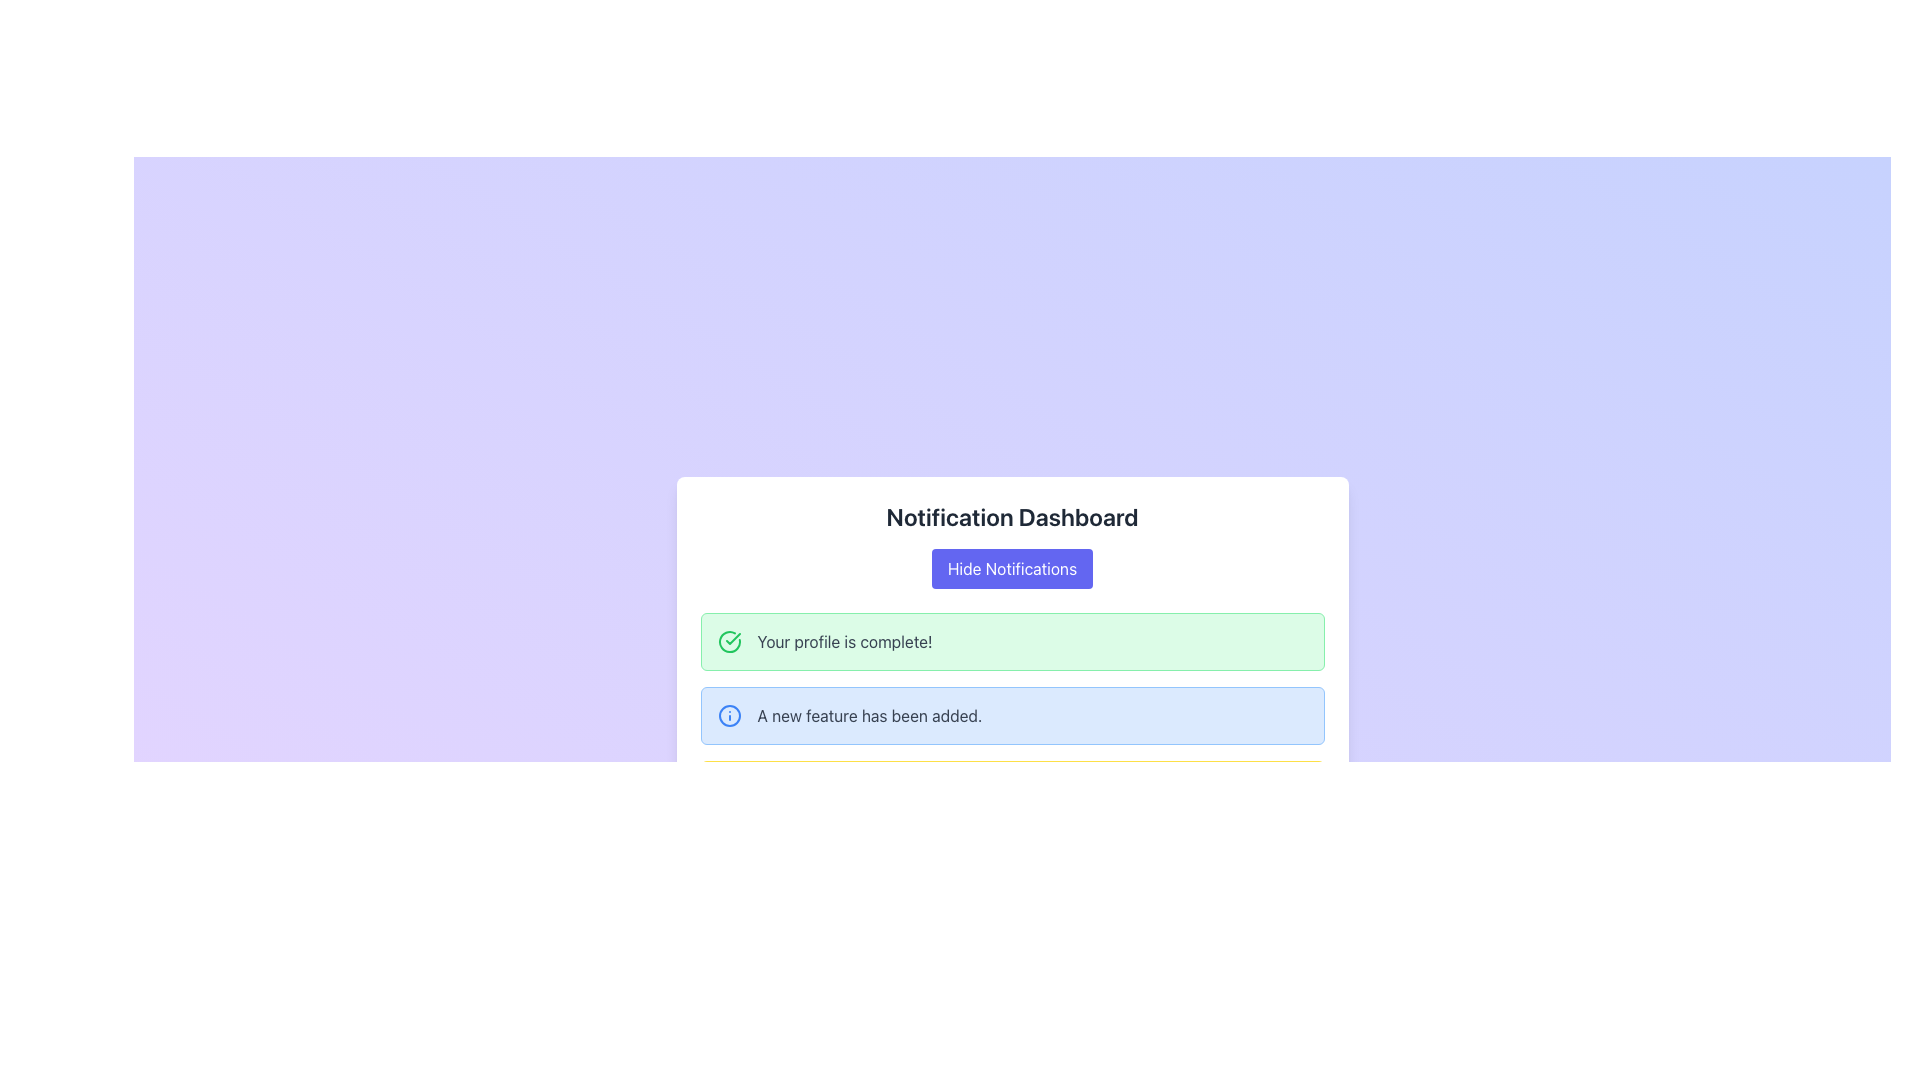 This screenshot has width=1920, height=1080. What do you see at coordinates (869, 715) in the screenshot?
I see `the static text label displaying 'A new feature has been added.' located within the light blue notification card` at bounding box center [869, 715].